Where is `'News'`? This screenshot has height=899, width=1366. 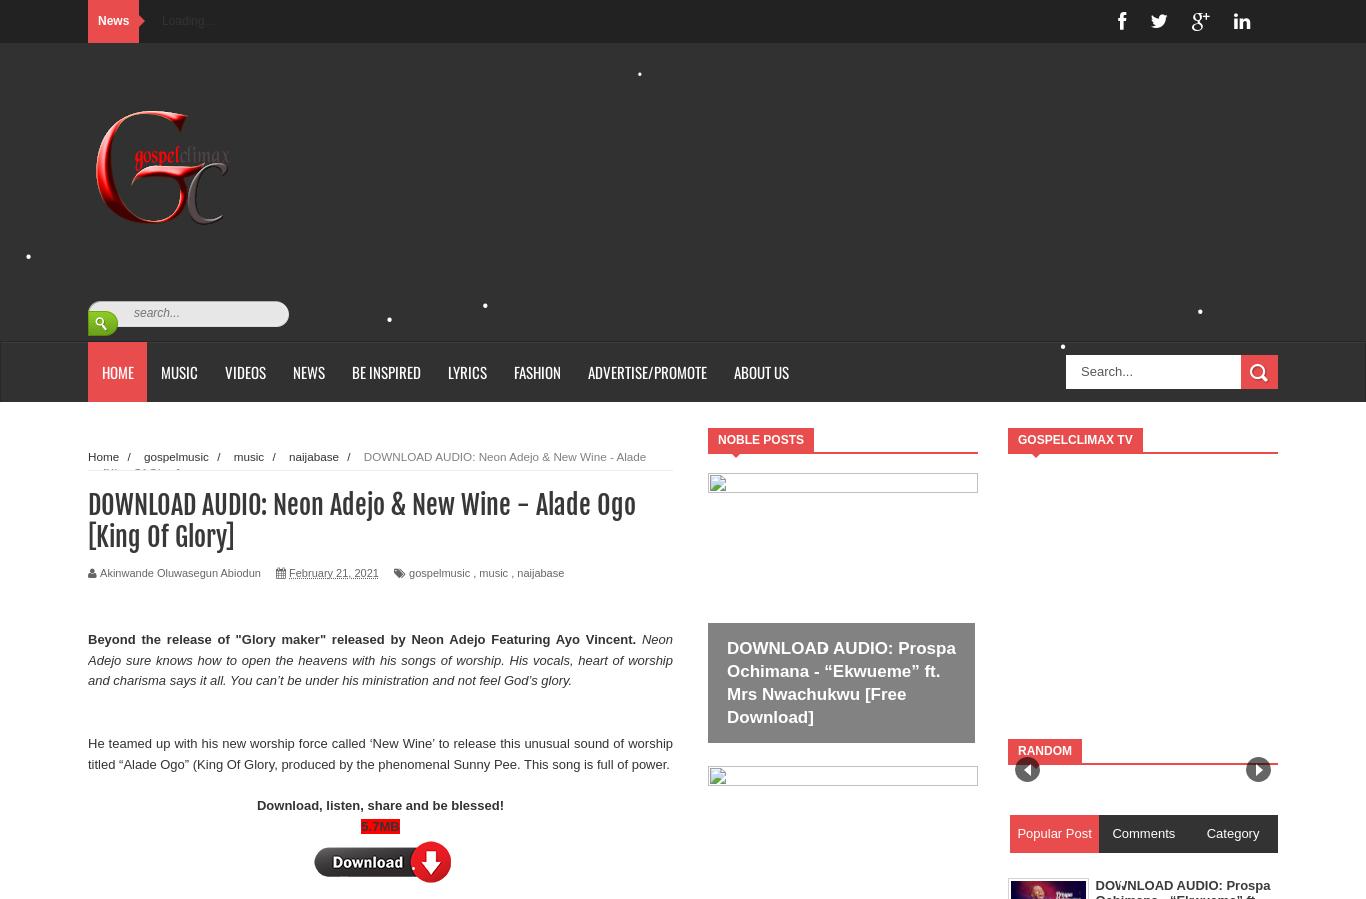
'News' is located at coordinates (113, 20).